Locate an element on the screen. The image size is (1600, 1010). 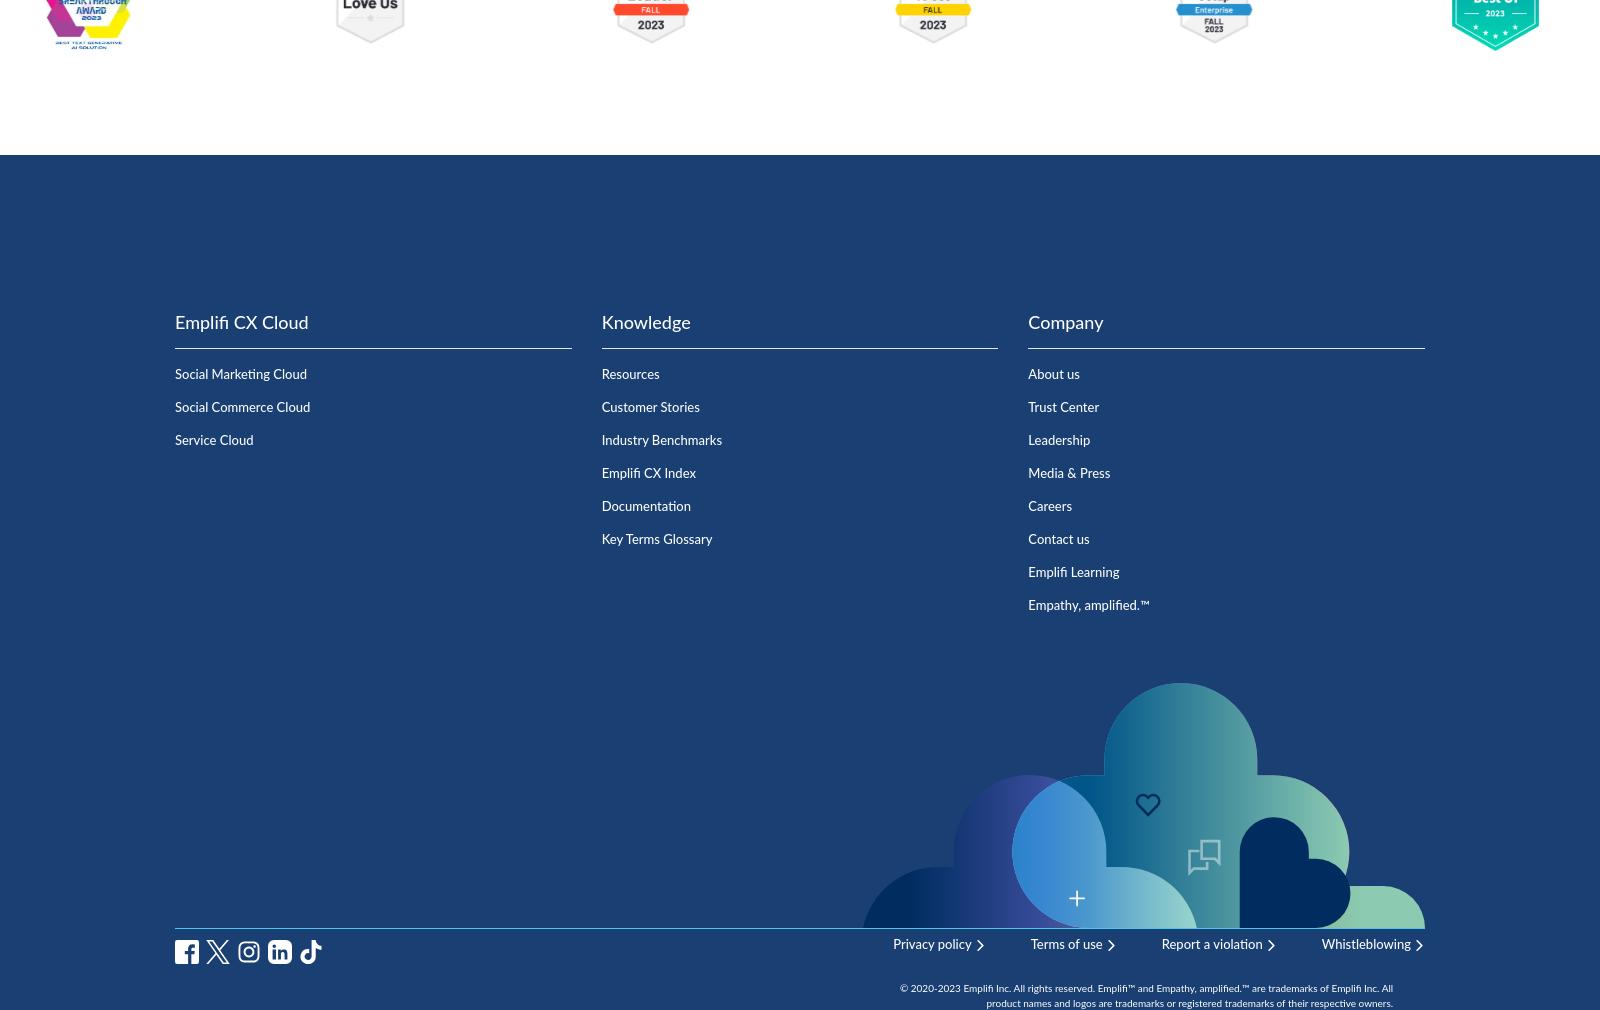
'Emplifi CX Index' is located at coordinates (648, 473).